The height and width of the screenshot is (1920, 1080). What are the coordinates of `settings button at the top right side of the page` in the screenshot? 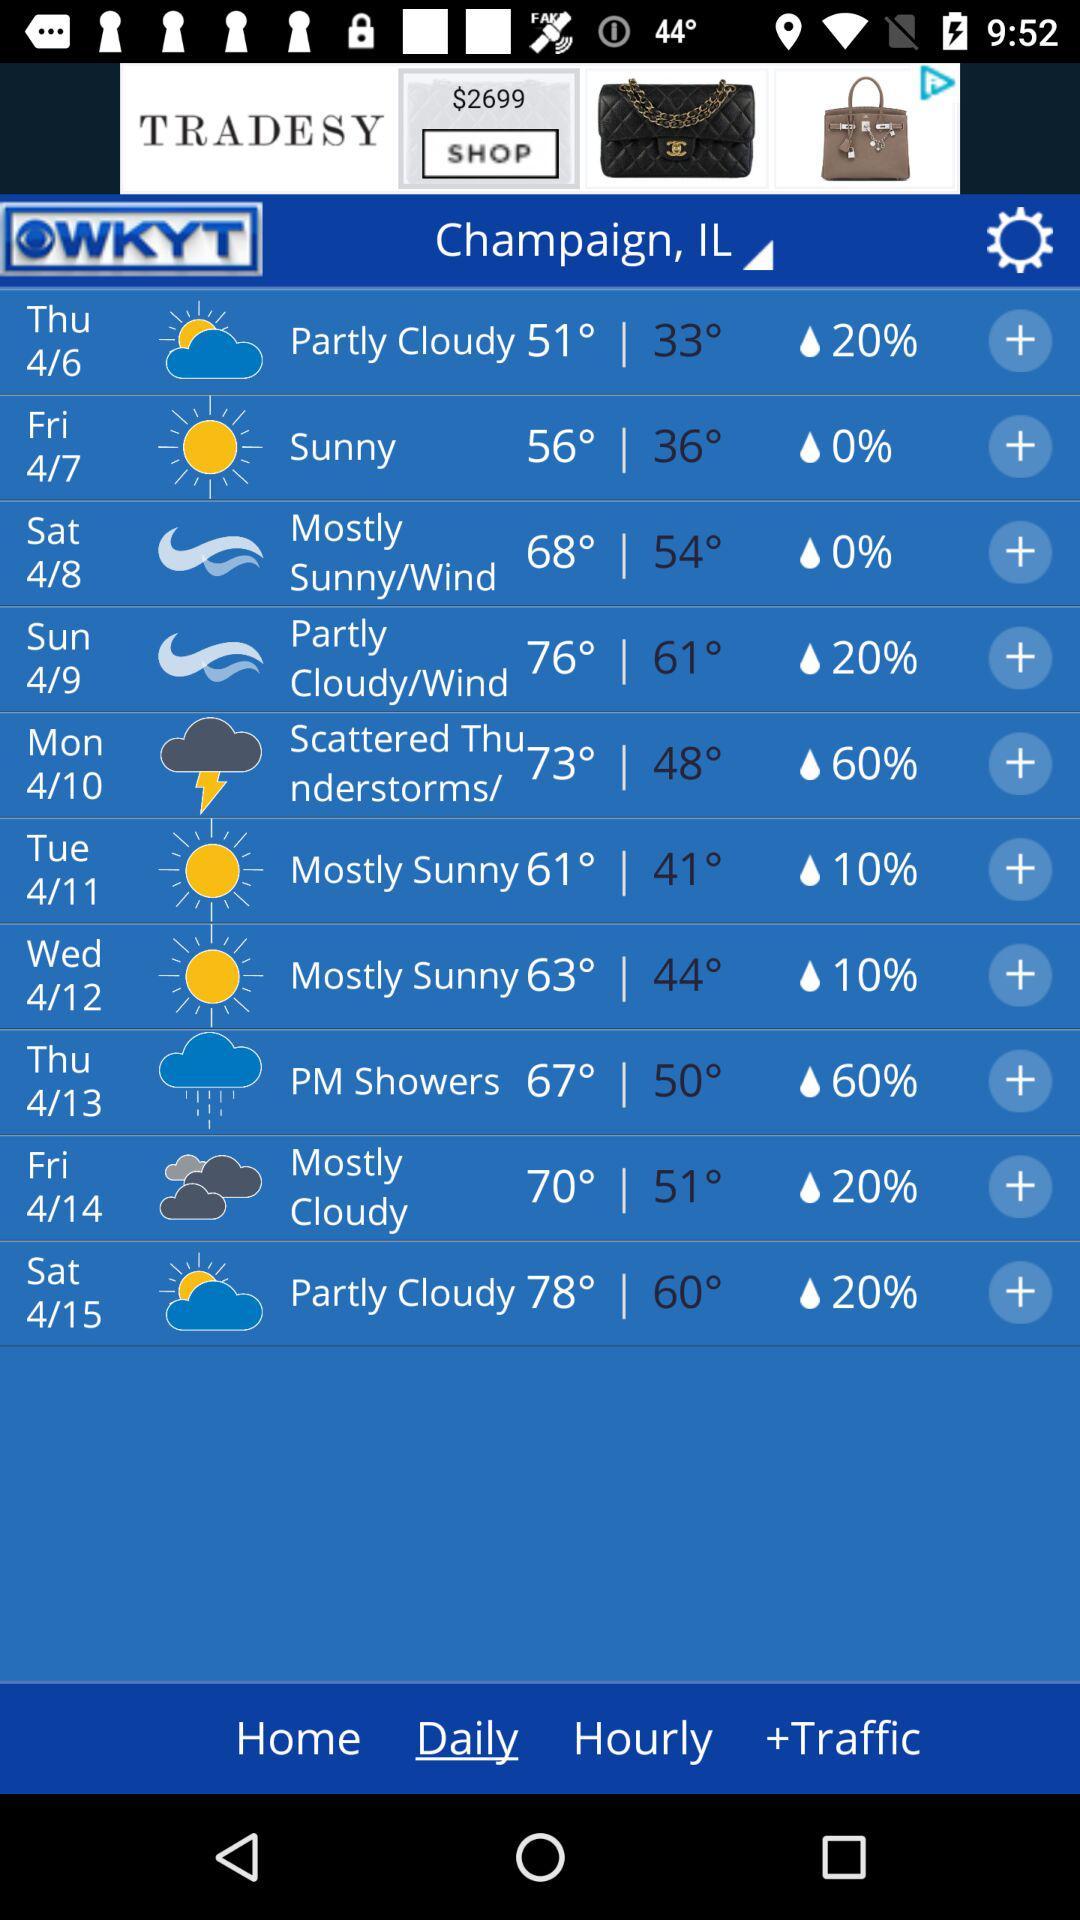 It's located at (1026, 240).